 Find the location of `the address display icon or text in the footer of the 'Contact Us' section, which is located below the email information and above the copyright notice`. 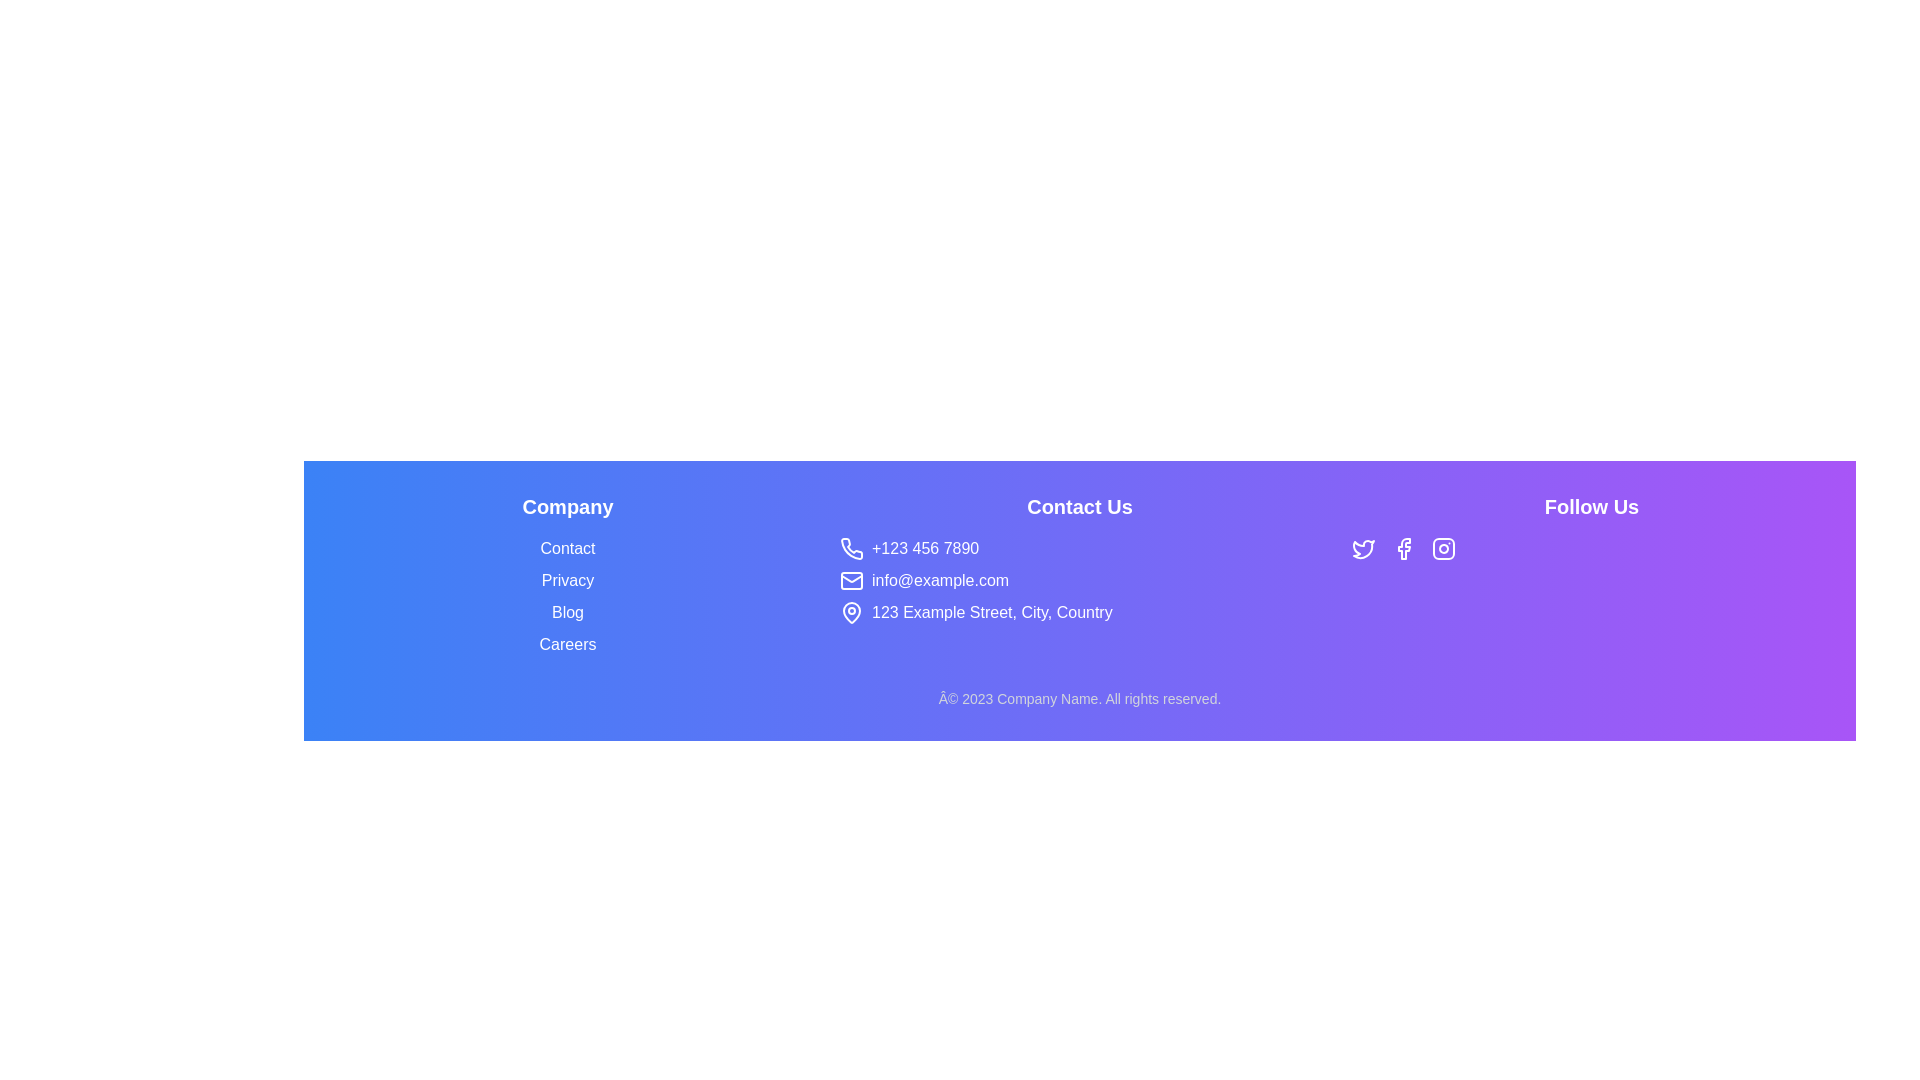

the address display icon or text in the footer of the 'Contact Us' section, which is located below the email information and above the copyright notice is located at coordinates (1079, 612).